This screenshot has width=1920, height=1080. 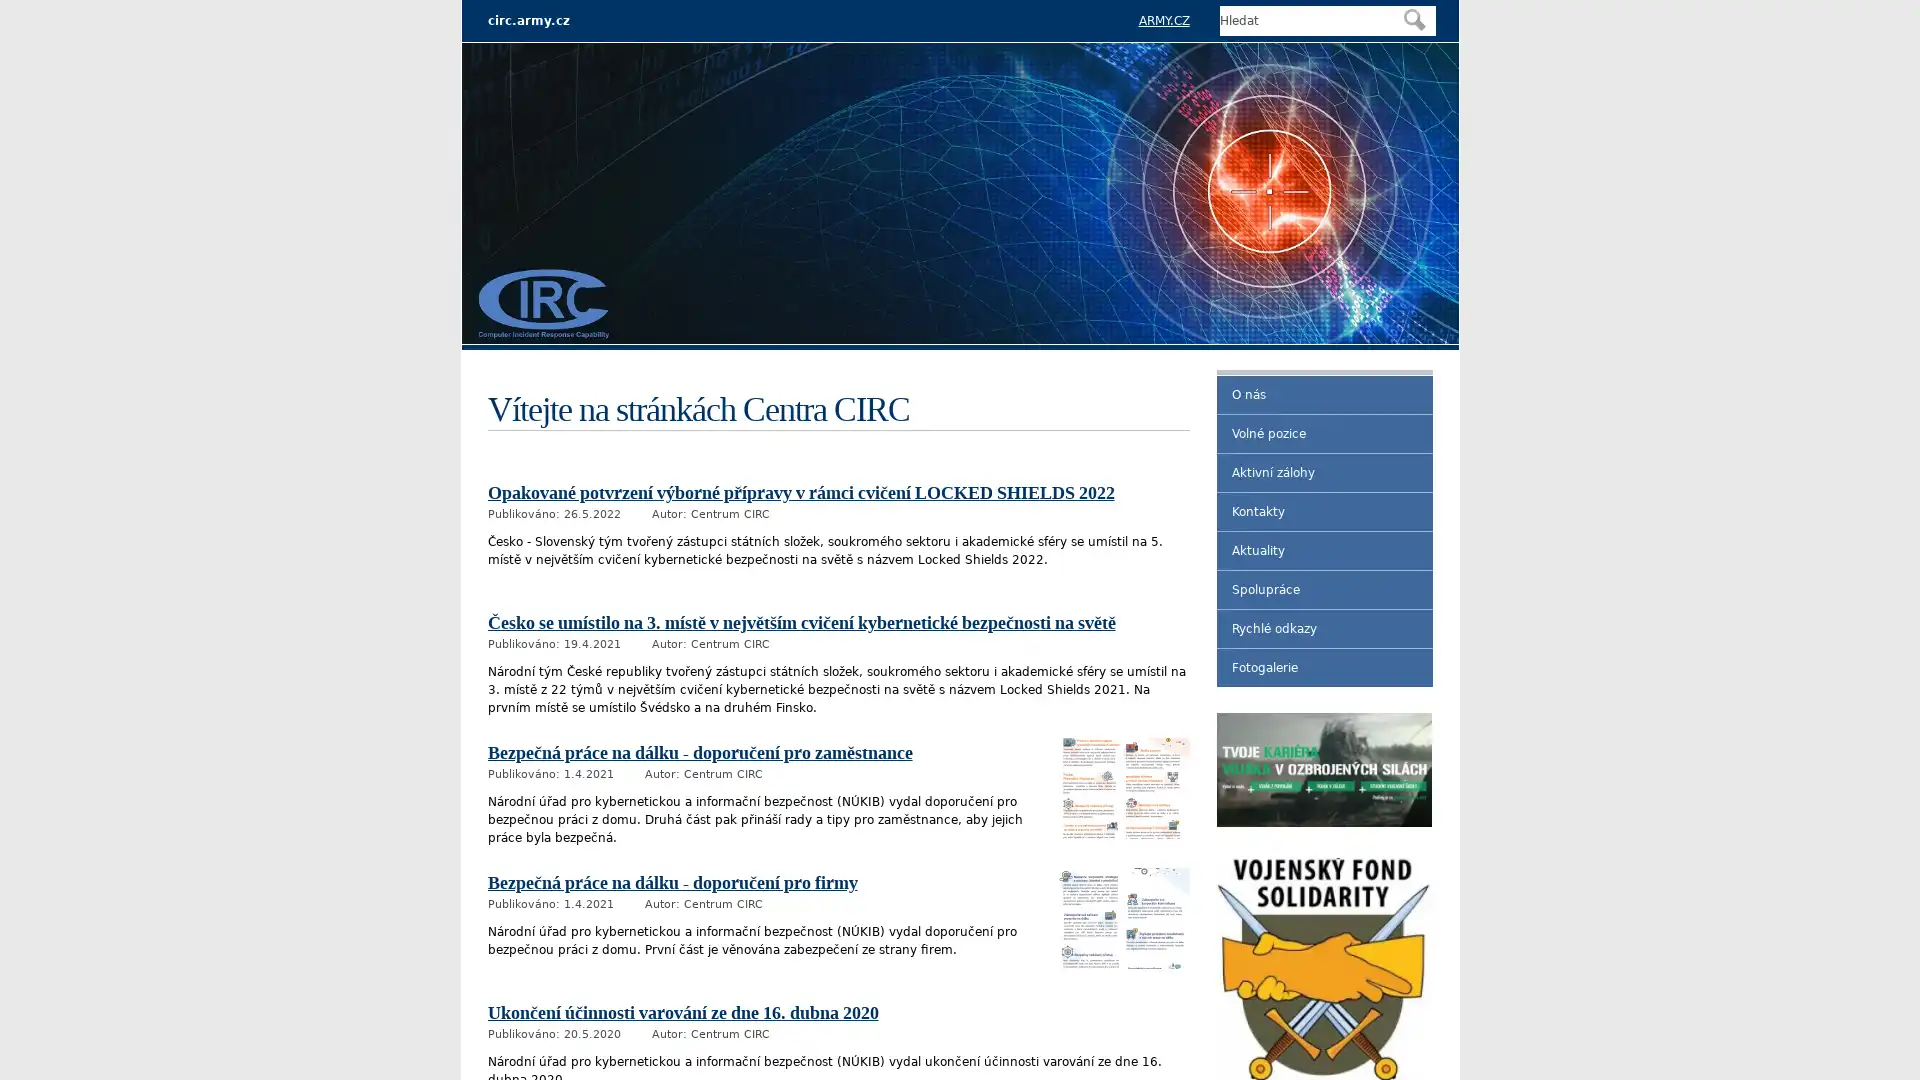 What do you see at coordinates (1413, 19) in the screenshot?
I see `Hledat` at bounding box center [1413, 19].